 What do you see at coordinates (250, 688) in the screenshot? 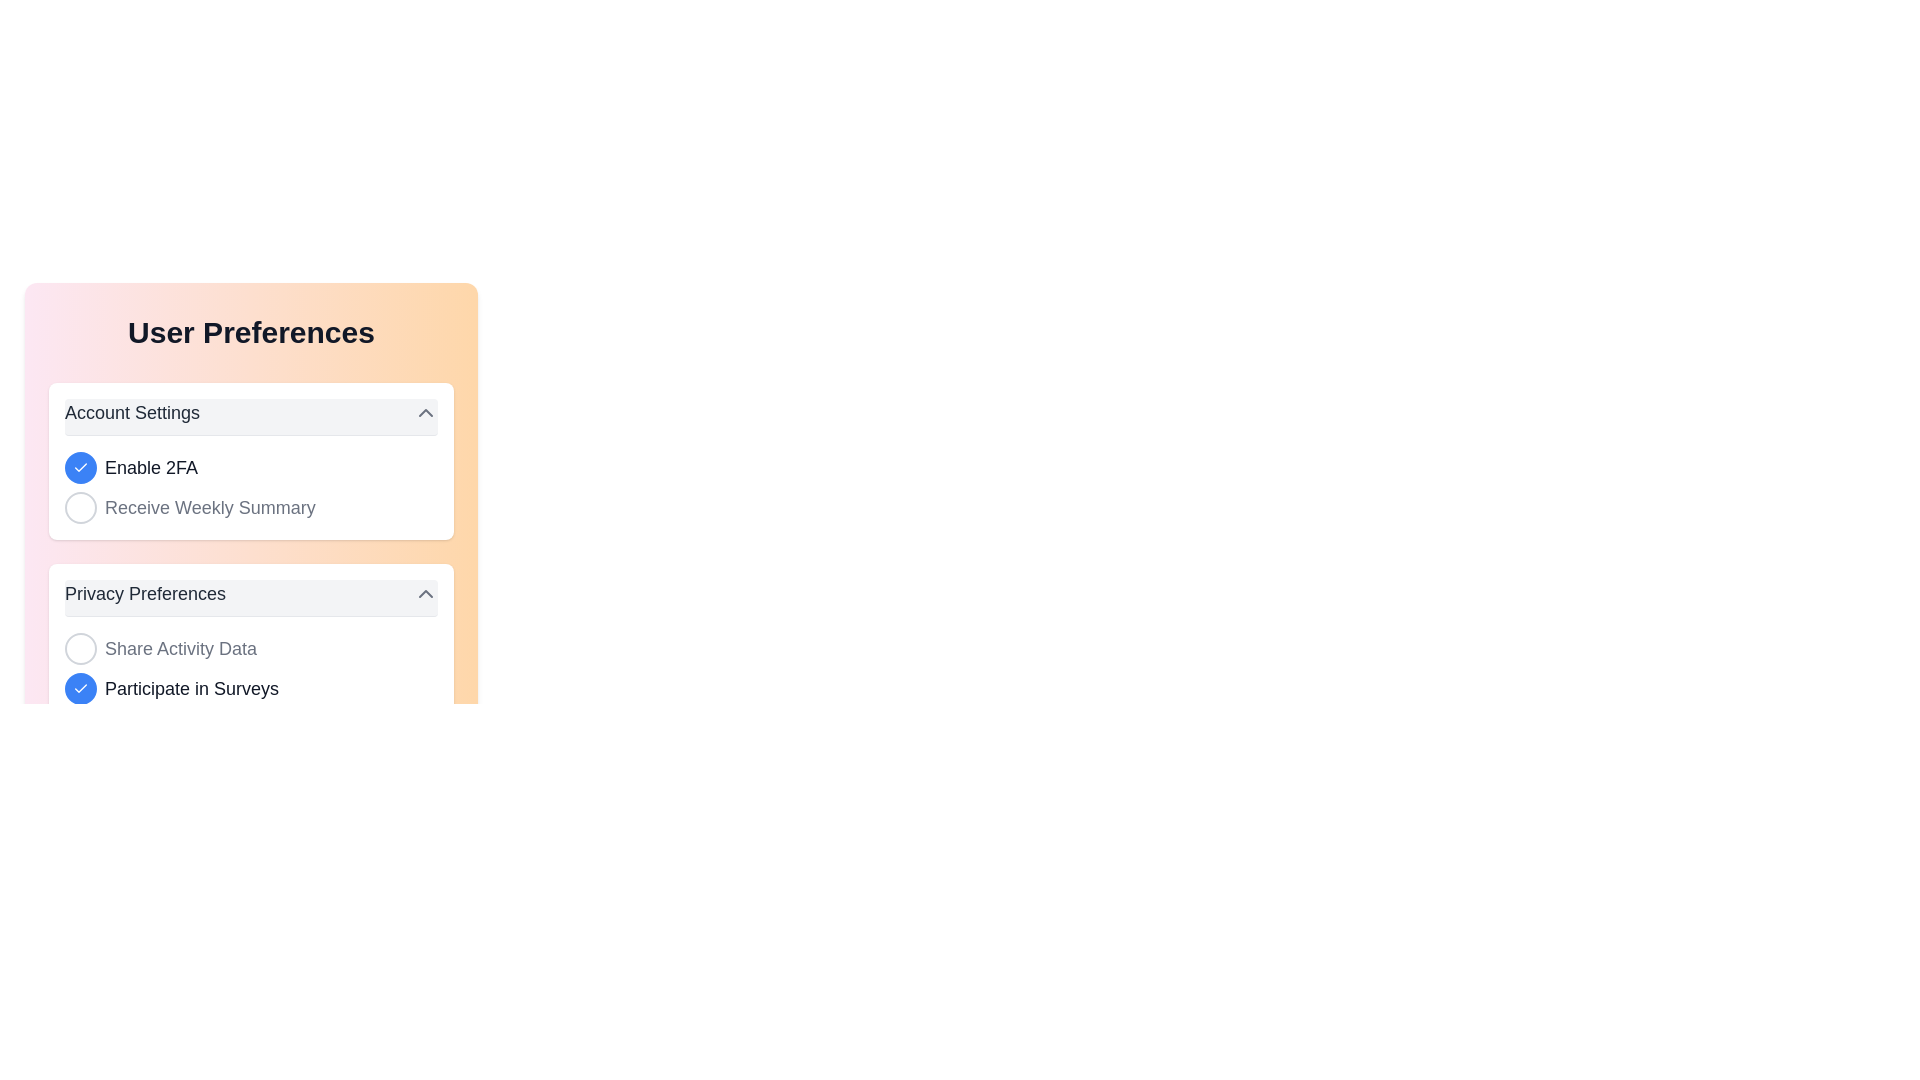
I see `the label of the interactive checkbox for 'Participate in Surveys' located in the 'Privacy Preferences' section` at bounding box center [250, 688].